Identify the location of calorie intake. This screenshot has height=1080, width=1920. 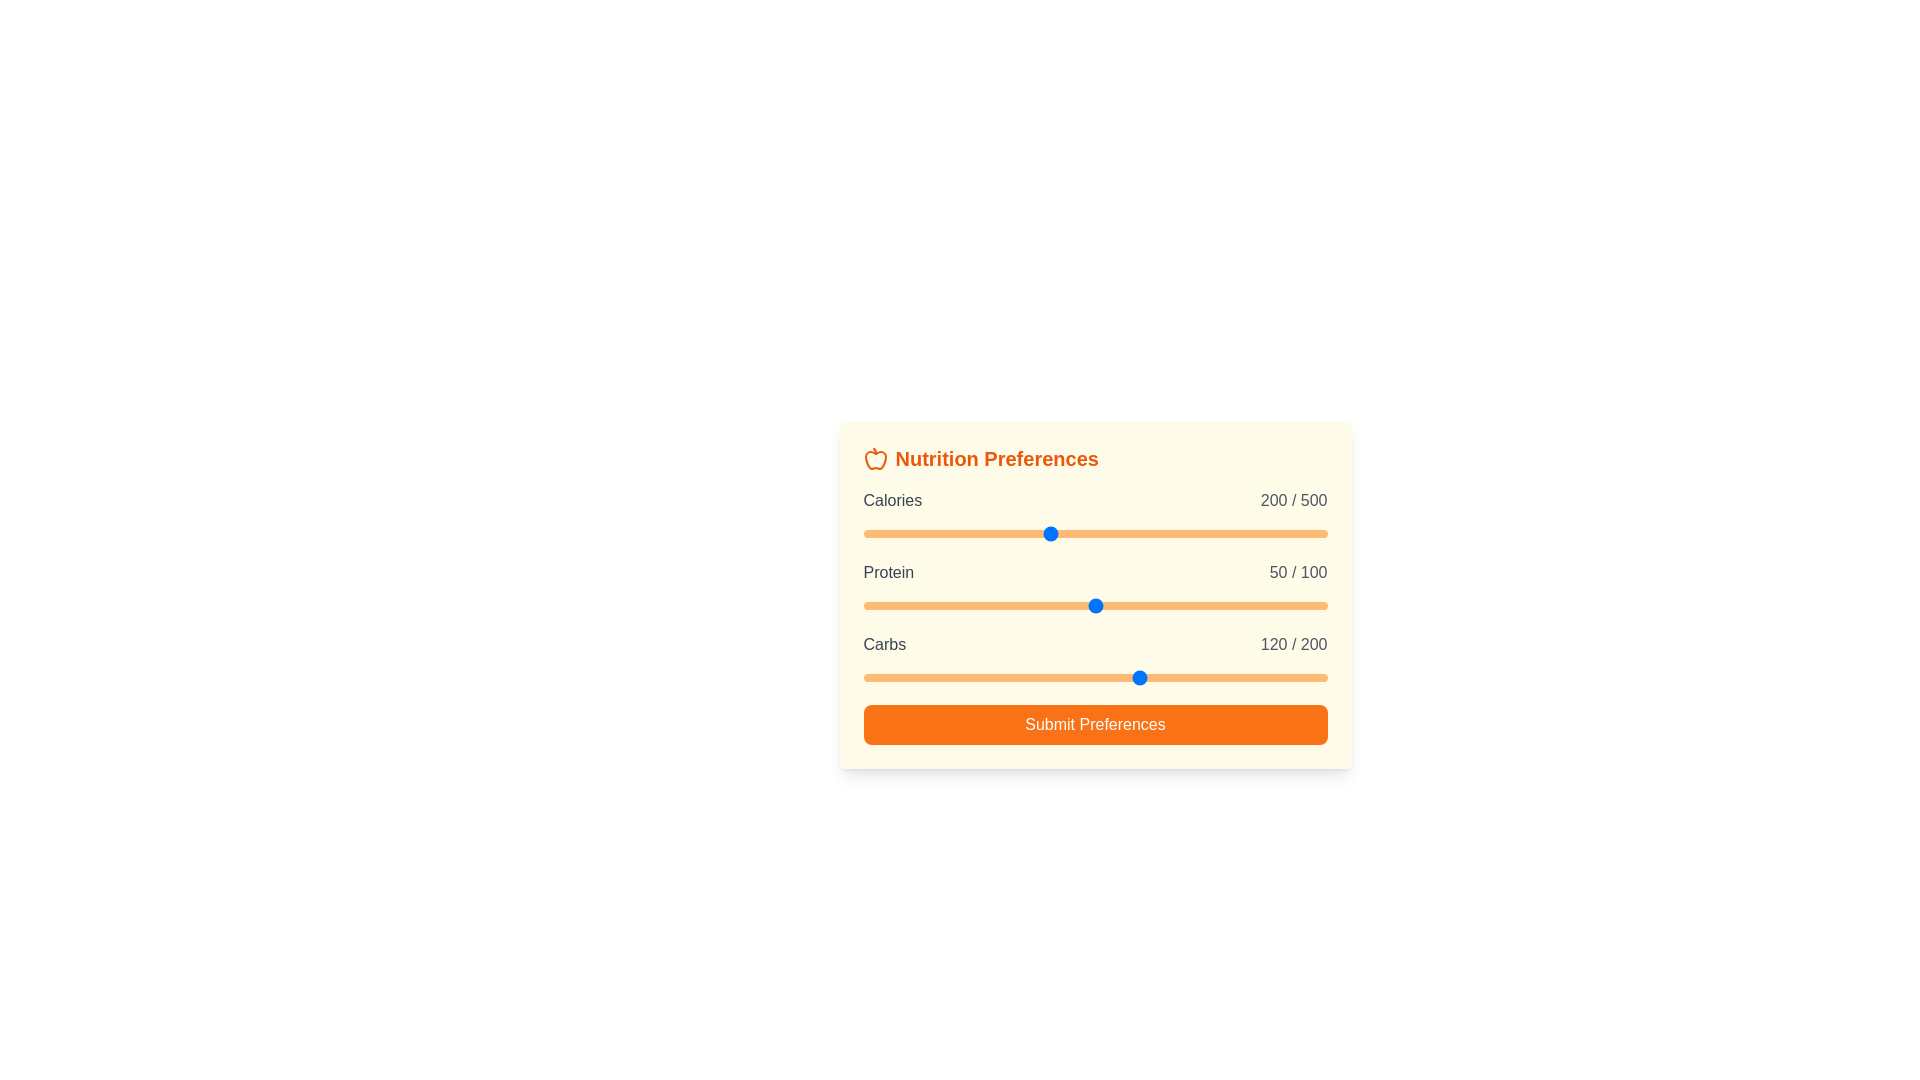
(1322, 532).